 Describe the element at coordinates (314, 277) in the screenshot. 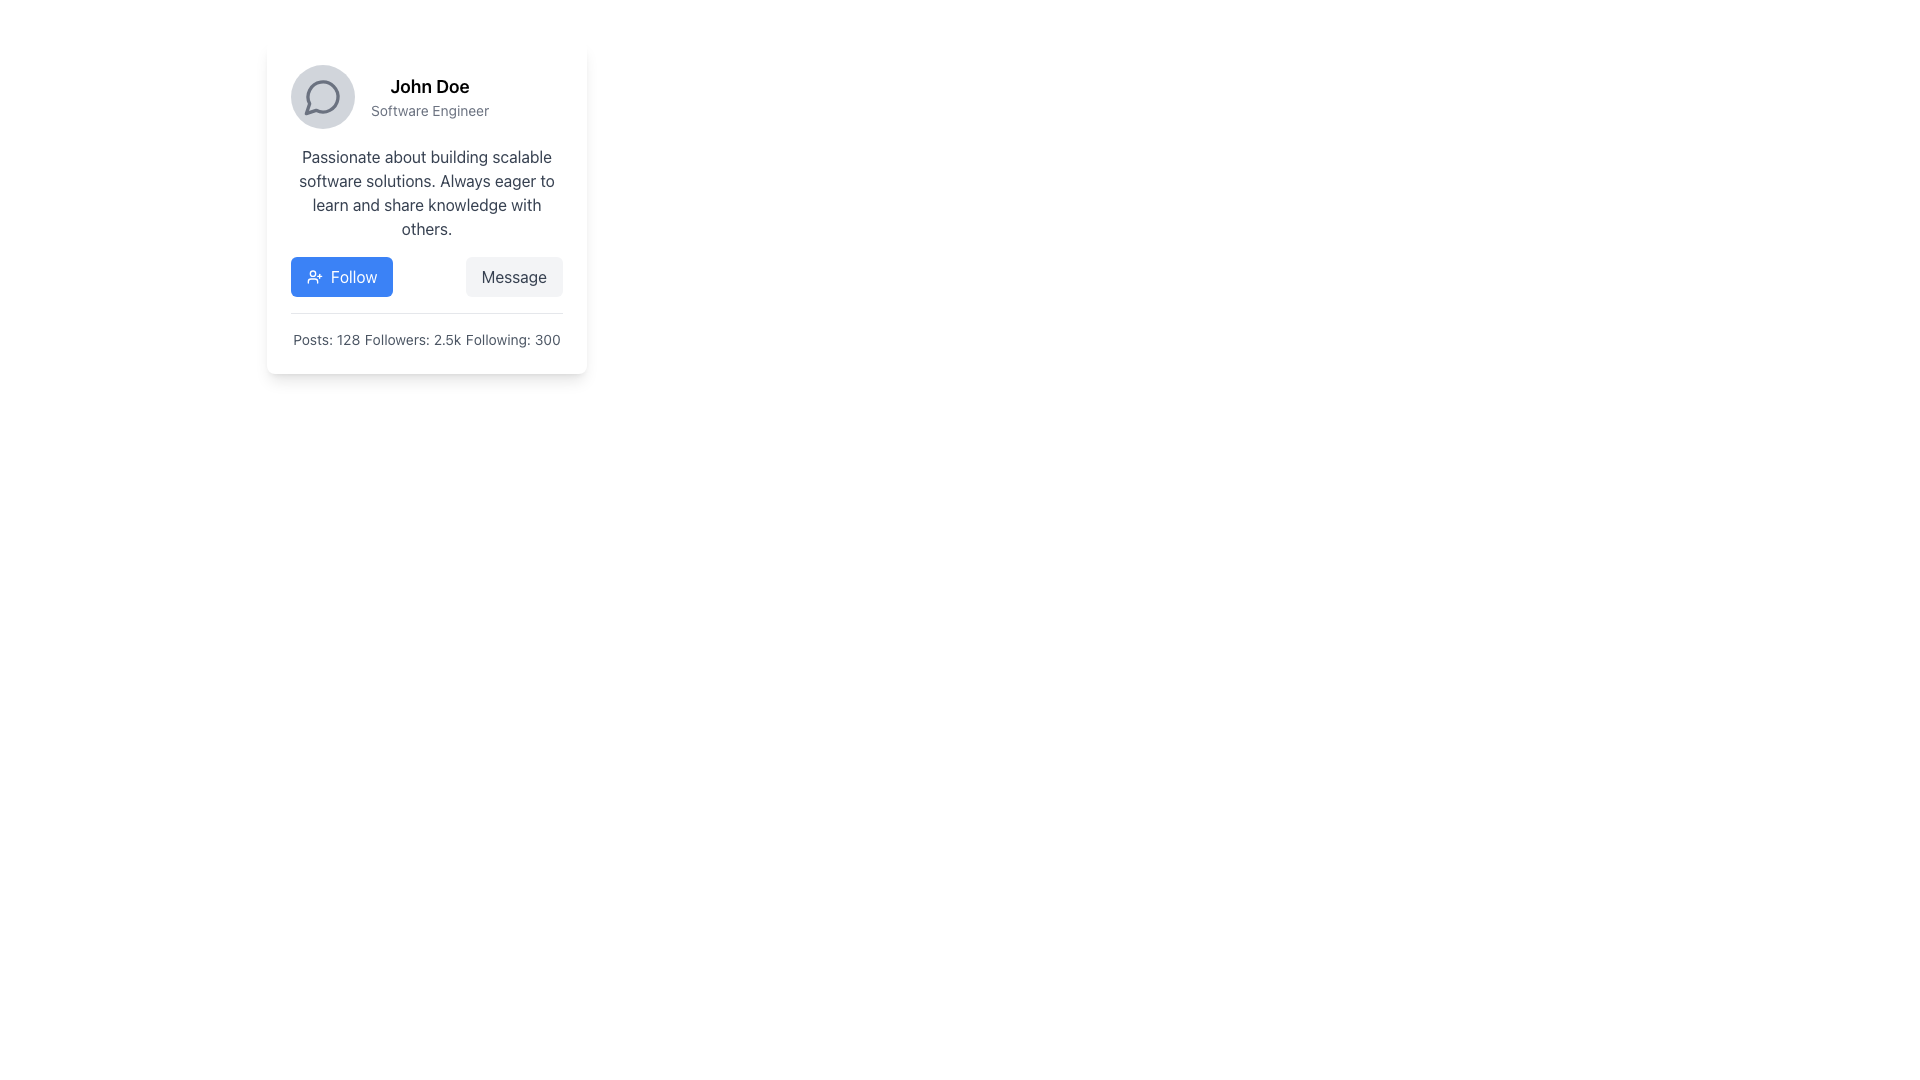

I see `the user-plus icon within the blue 'Follow' button located to the left of the user's profile card, which visually represents the action of 'Following'` at that location.